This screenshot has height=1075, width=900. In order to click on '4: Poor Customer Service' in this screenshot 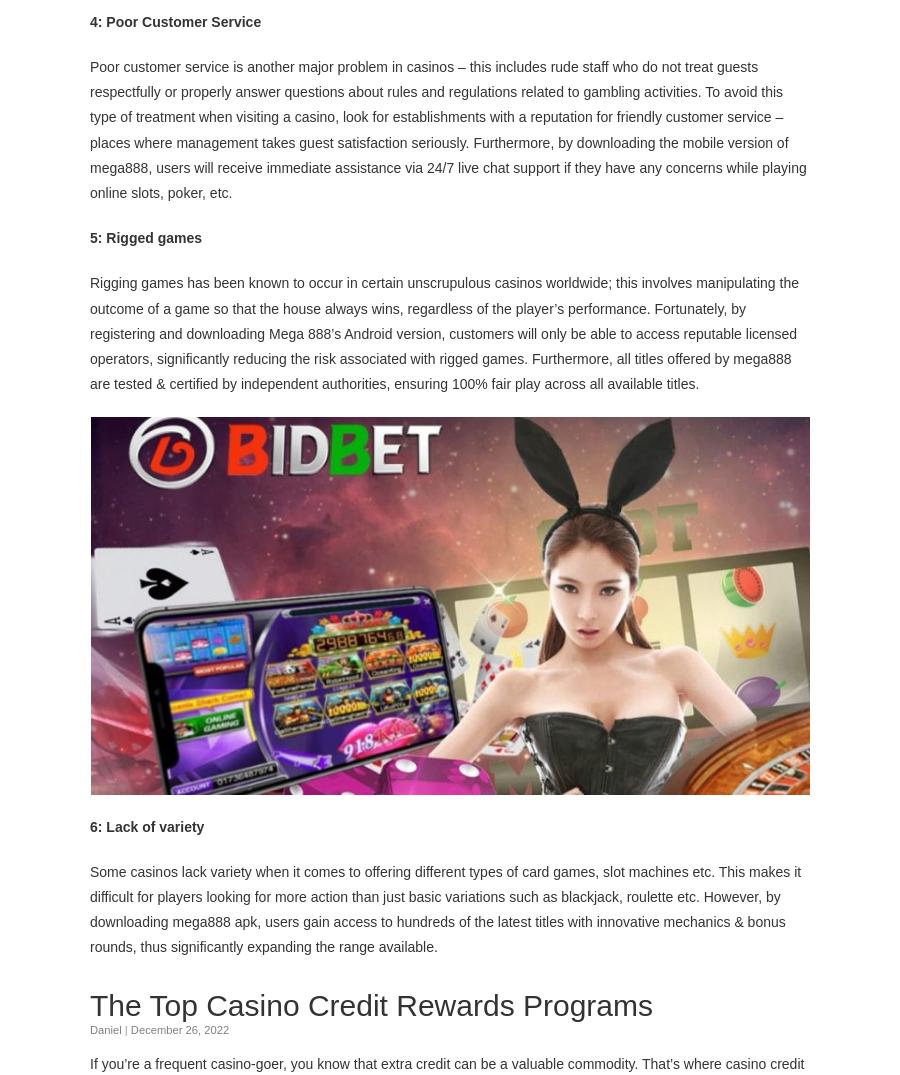, I will do `click(89, 19)`.